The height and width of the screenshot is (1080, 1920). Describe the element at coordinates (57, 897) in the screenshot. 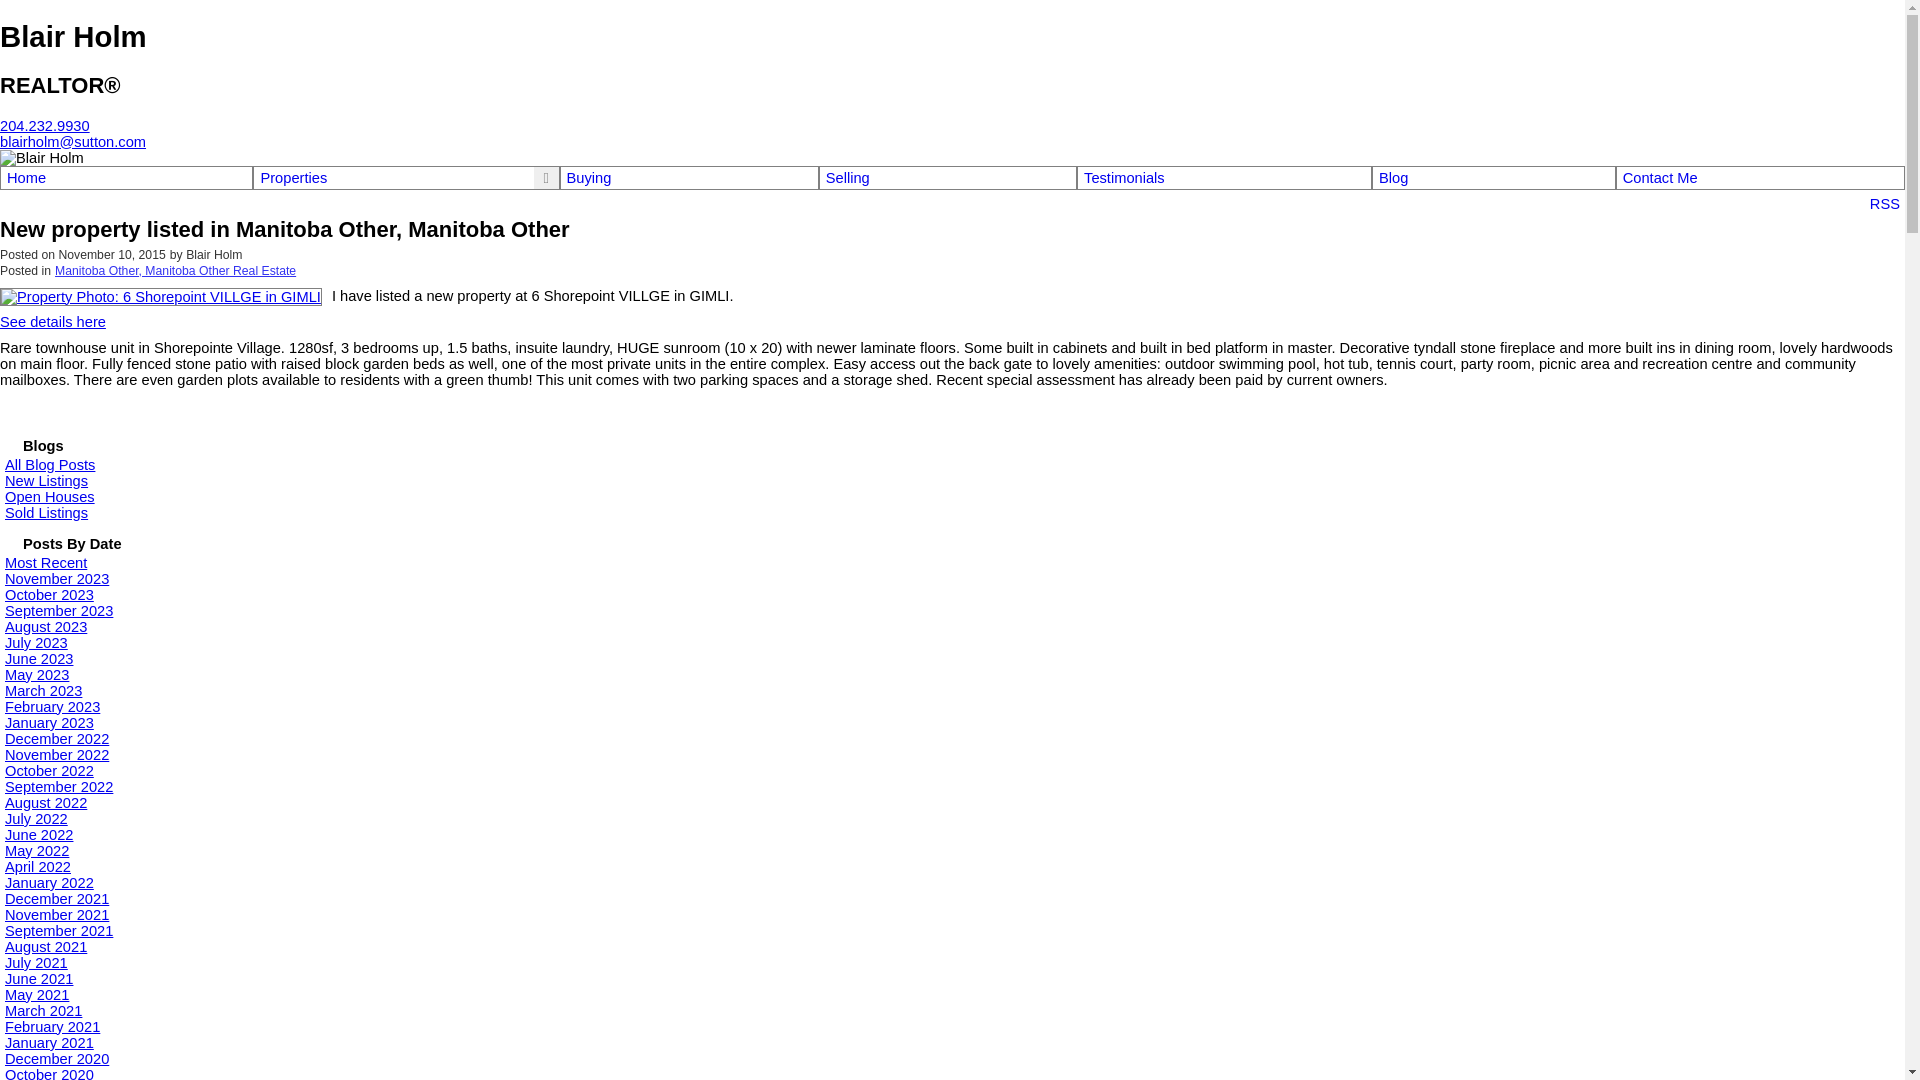

I see `'December 2021'` at that location.